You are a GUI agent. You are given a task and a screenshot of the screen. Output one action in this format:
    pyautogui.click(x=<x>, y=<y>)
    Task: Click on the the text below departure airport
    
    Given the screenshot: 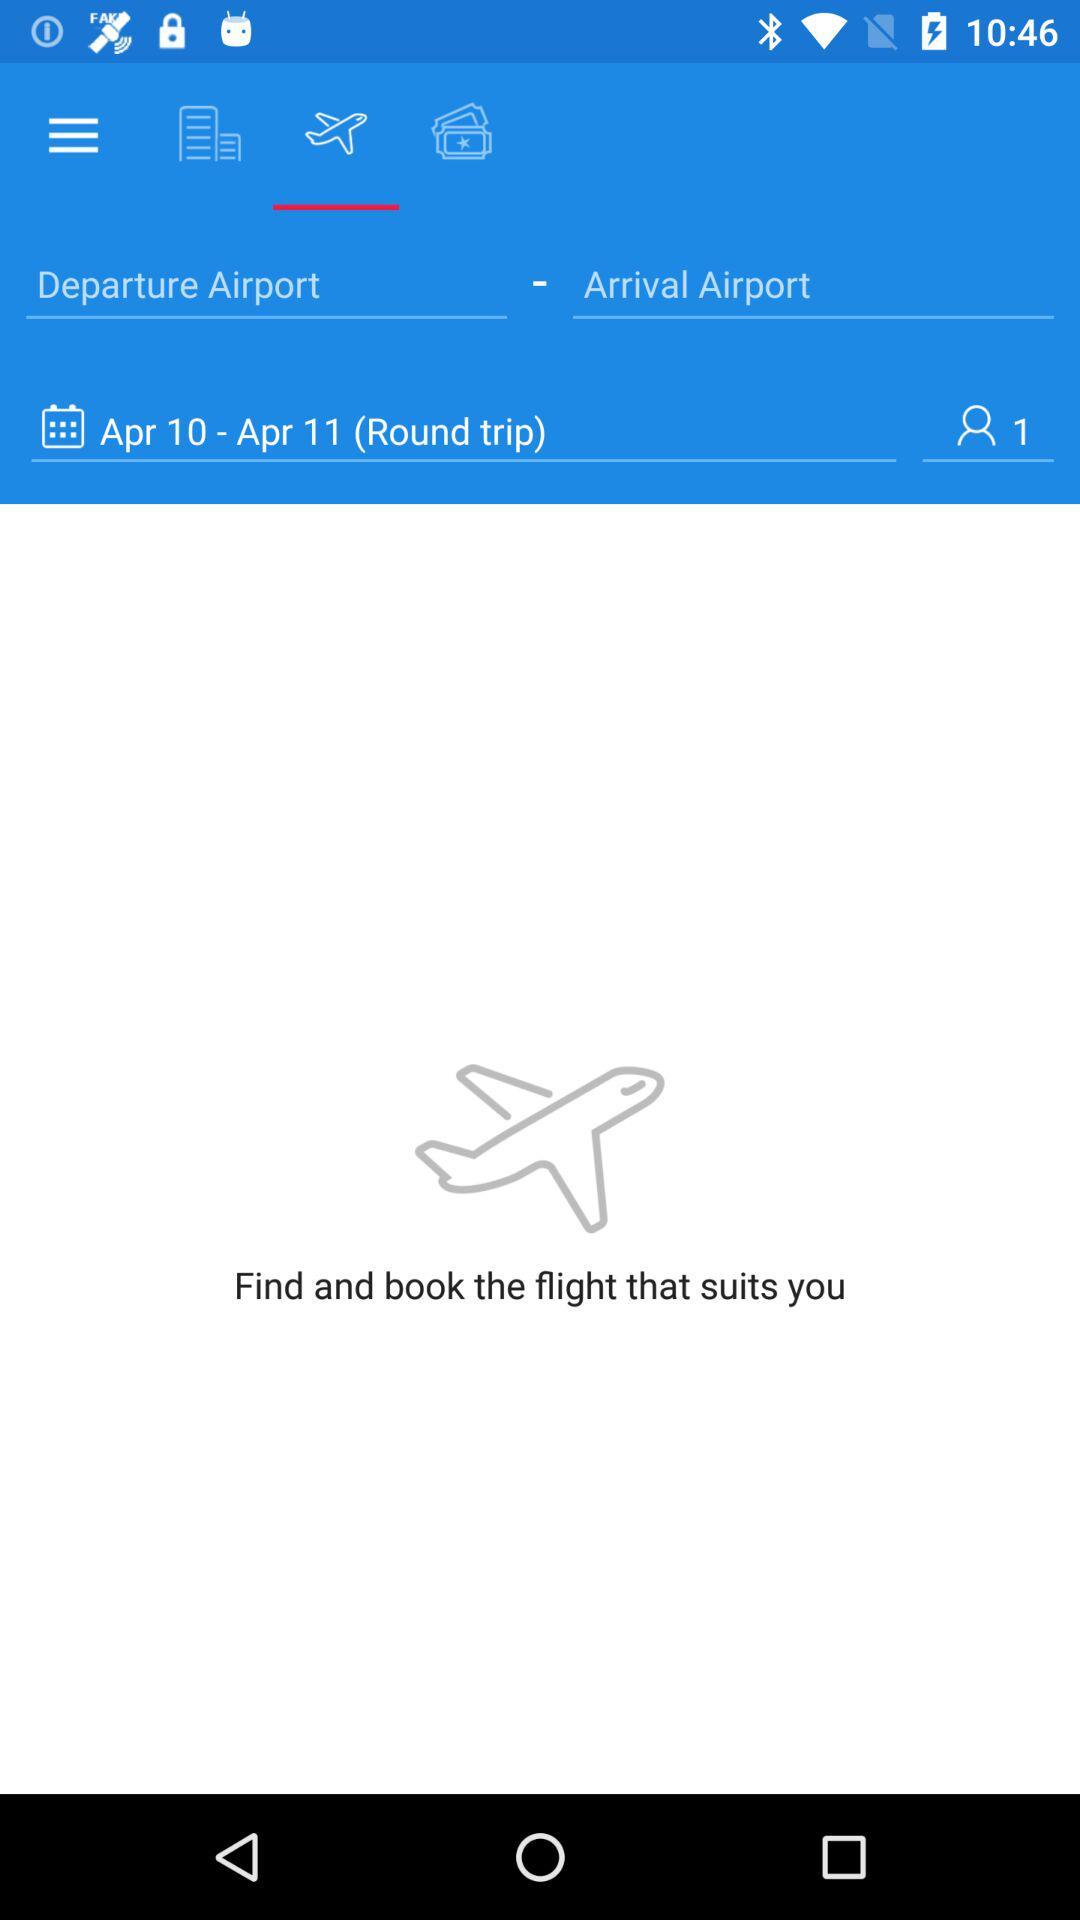 What is the action you would take?
    pyautogui.click(x=463, y=429)
    